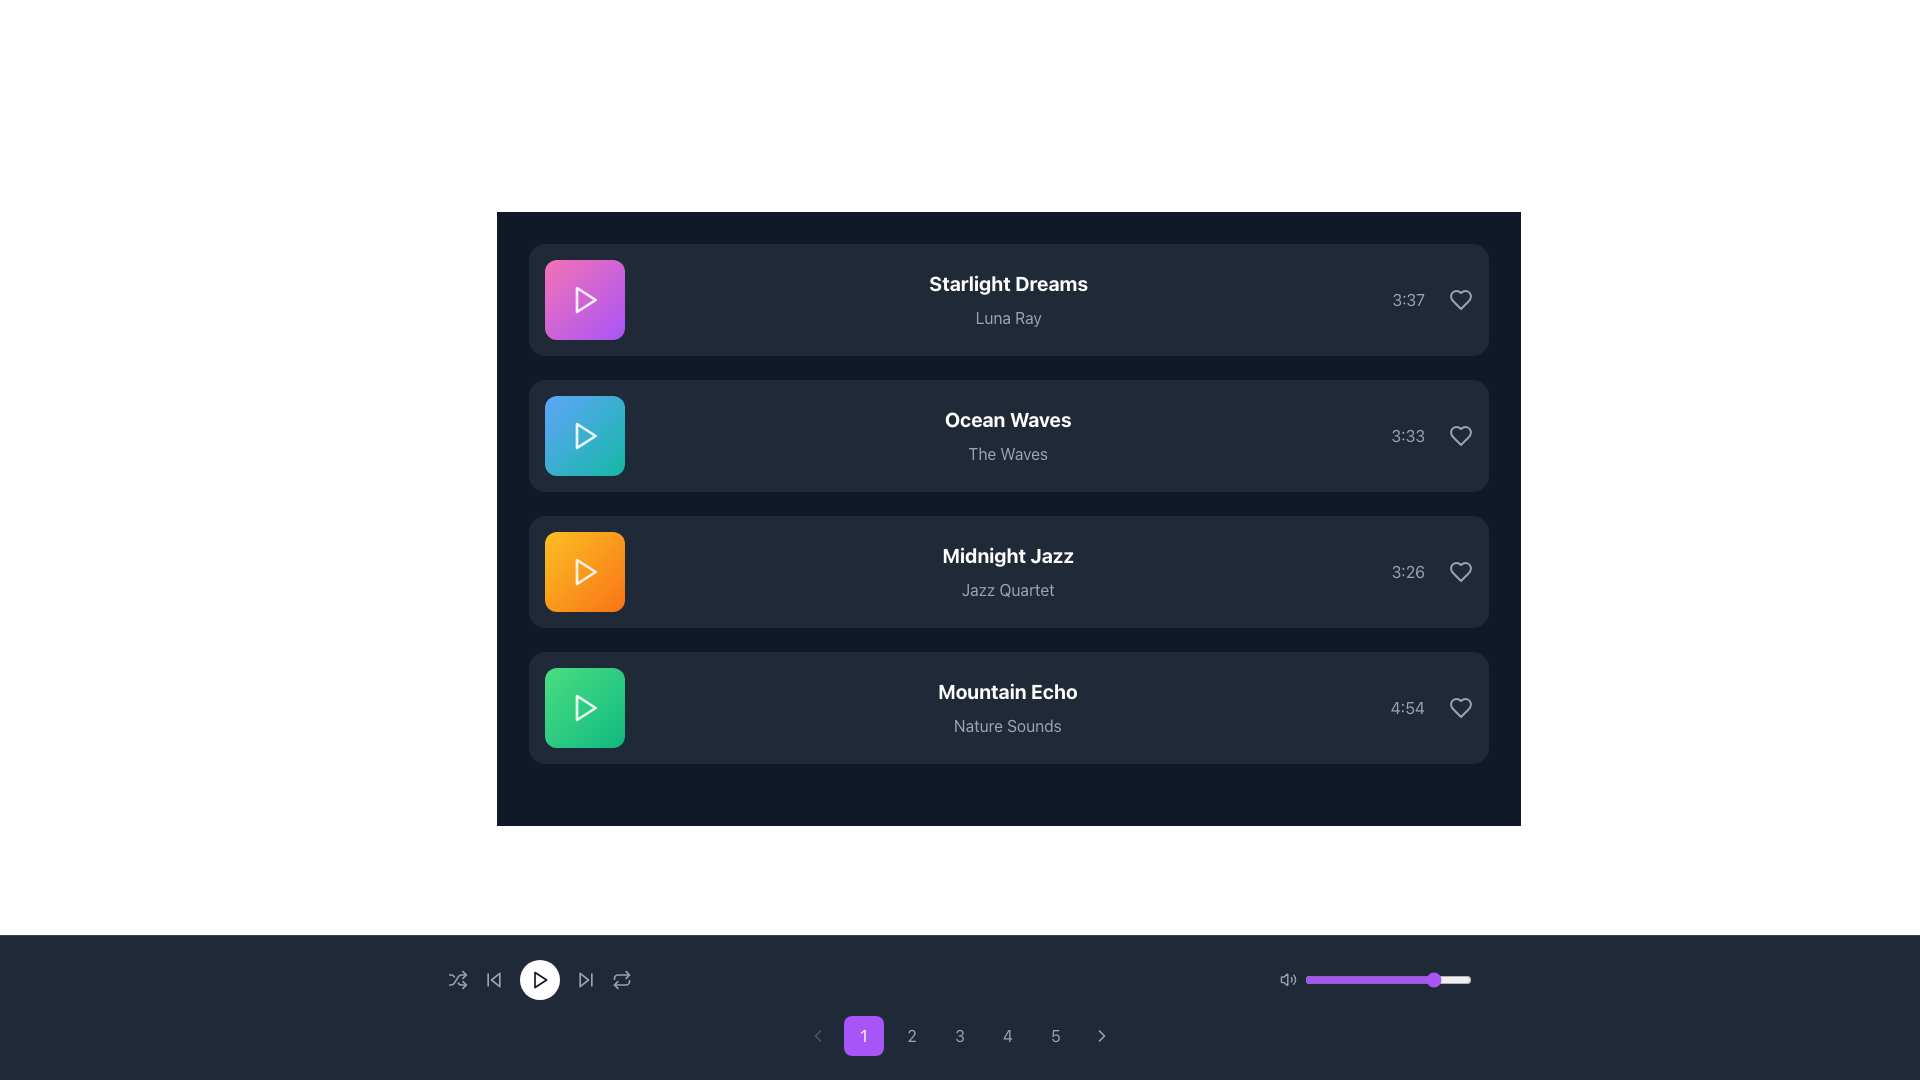 This screenshot has width=1920, height=1080. Describe the element at coordinates (1431, 434) in the screenshot. I see `the duration text label for the track 'Ocean Waves', which is located in the second row of music tracks, positioned to the right side of the row adjacent to the heart icon` at that location.